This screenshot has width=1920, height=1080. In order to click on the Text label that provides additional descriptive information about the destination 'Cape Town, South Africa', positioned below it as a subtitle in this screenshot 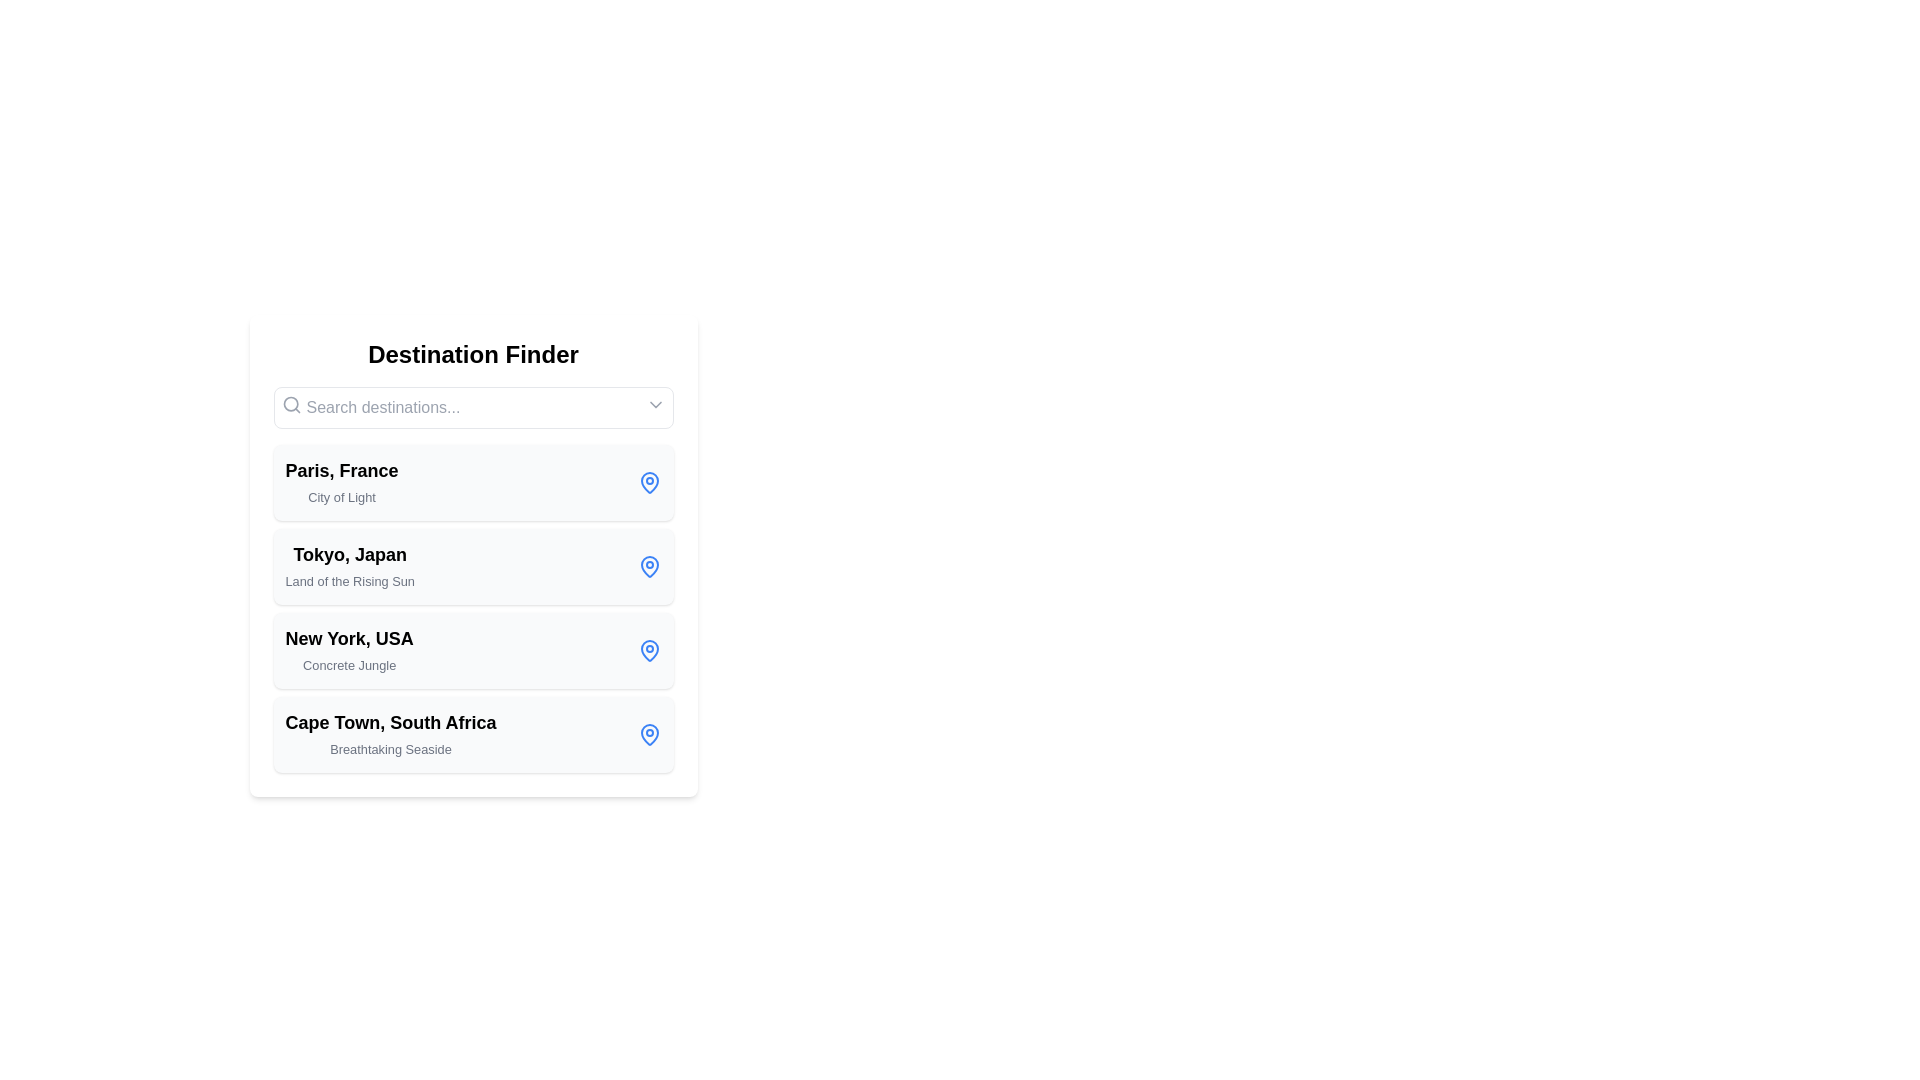, I will do `click(390, 749)`.